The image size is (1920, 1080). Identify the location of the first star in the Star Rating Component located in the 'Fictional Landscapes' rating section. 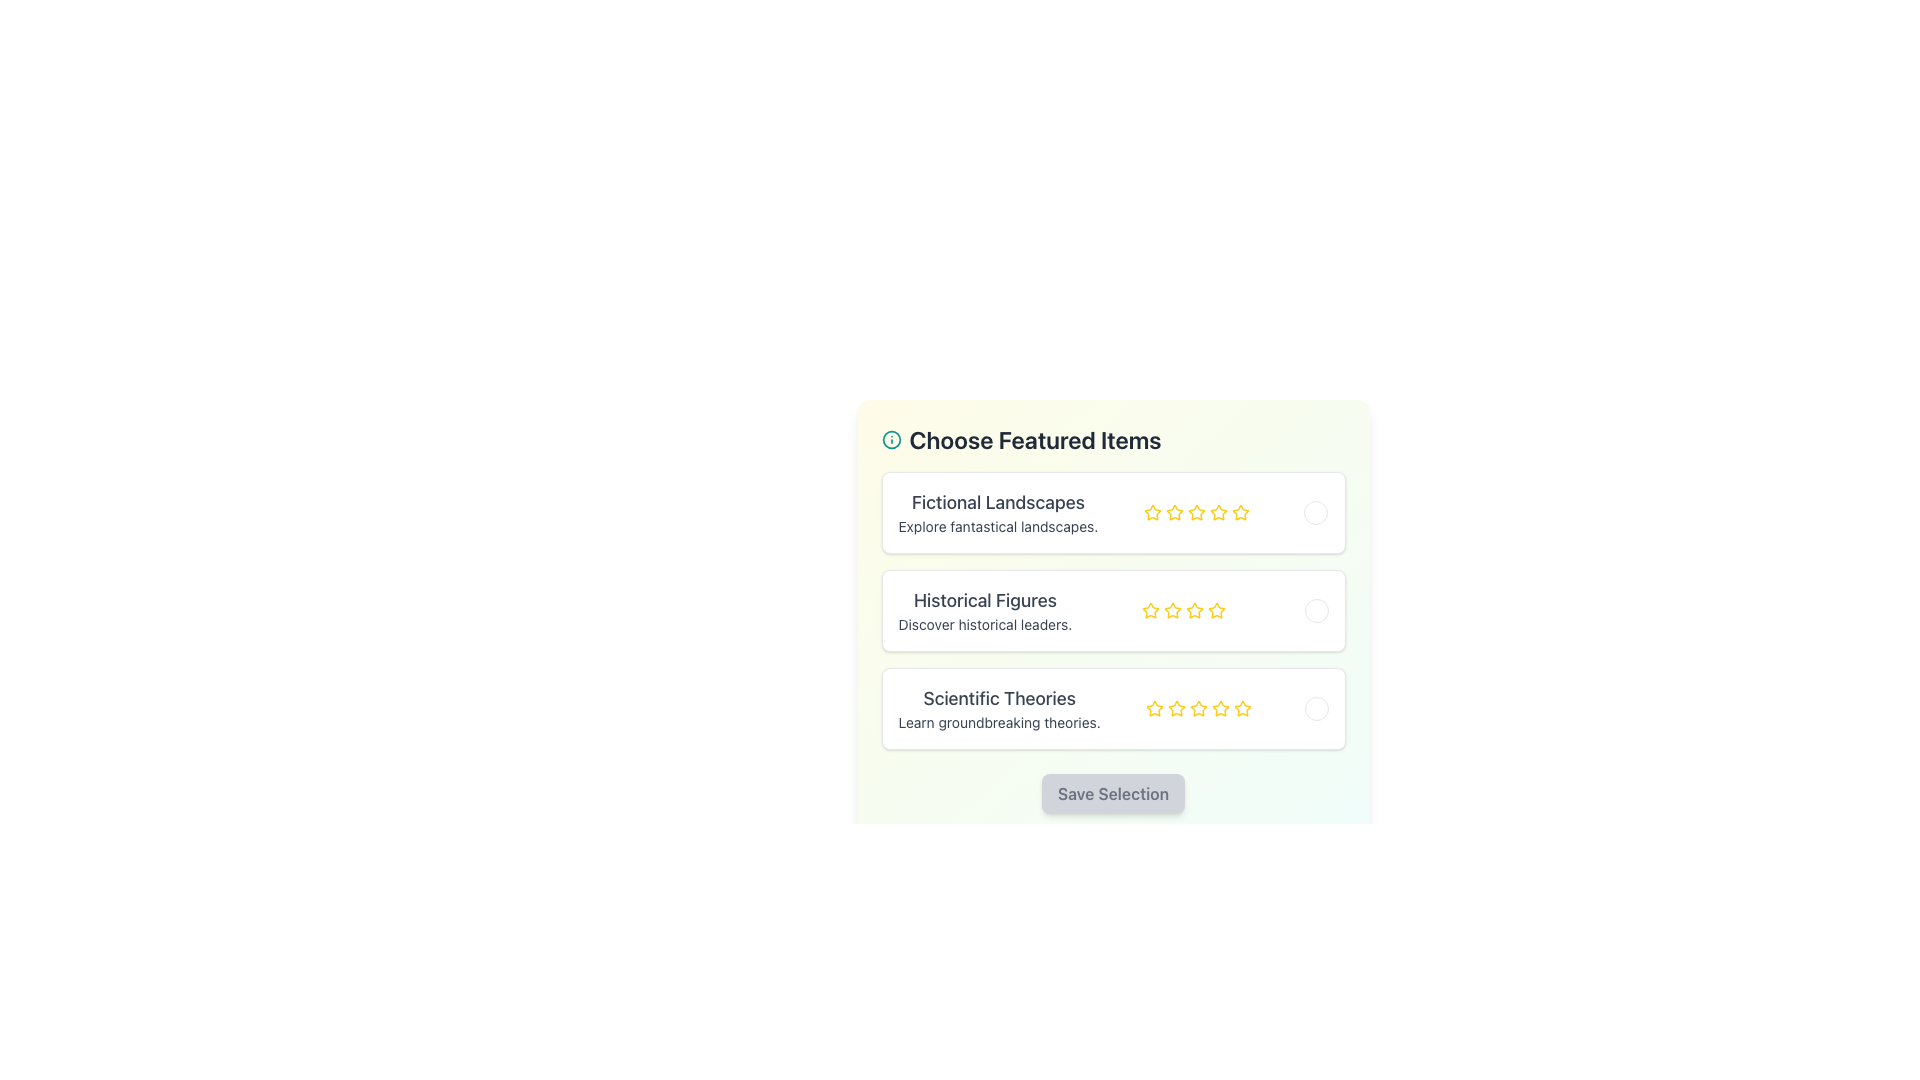
(1153, 512).